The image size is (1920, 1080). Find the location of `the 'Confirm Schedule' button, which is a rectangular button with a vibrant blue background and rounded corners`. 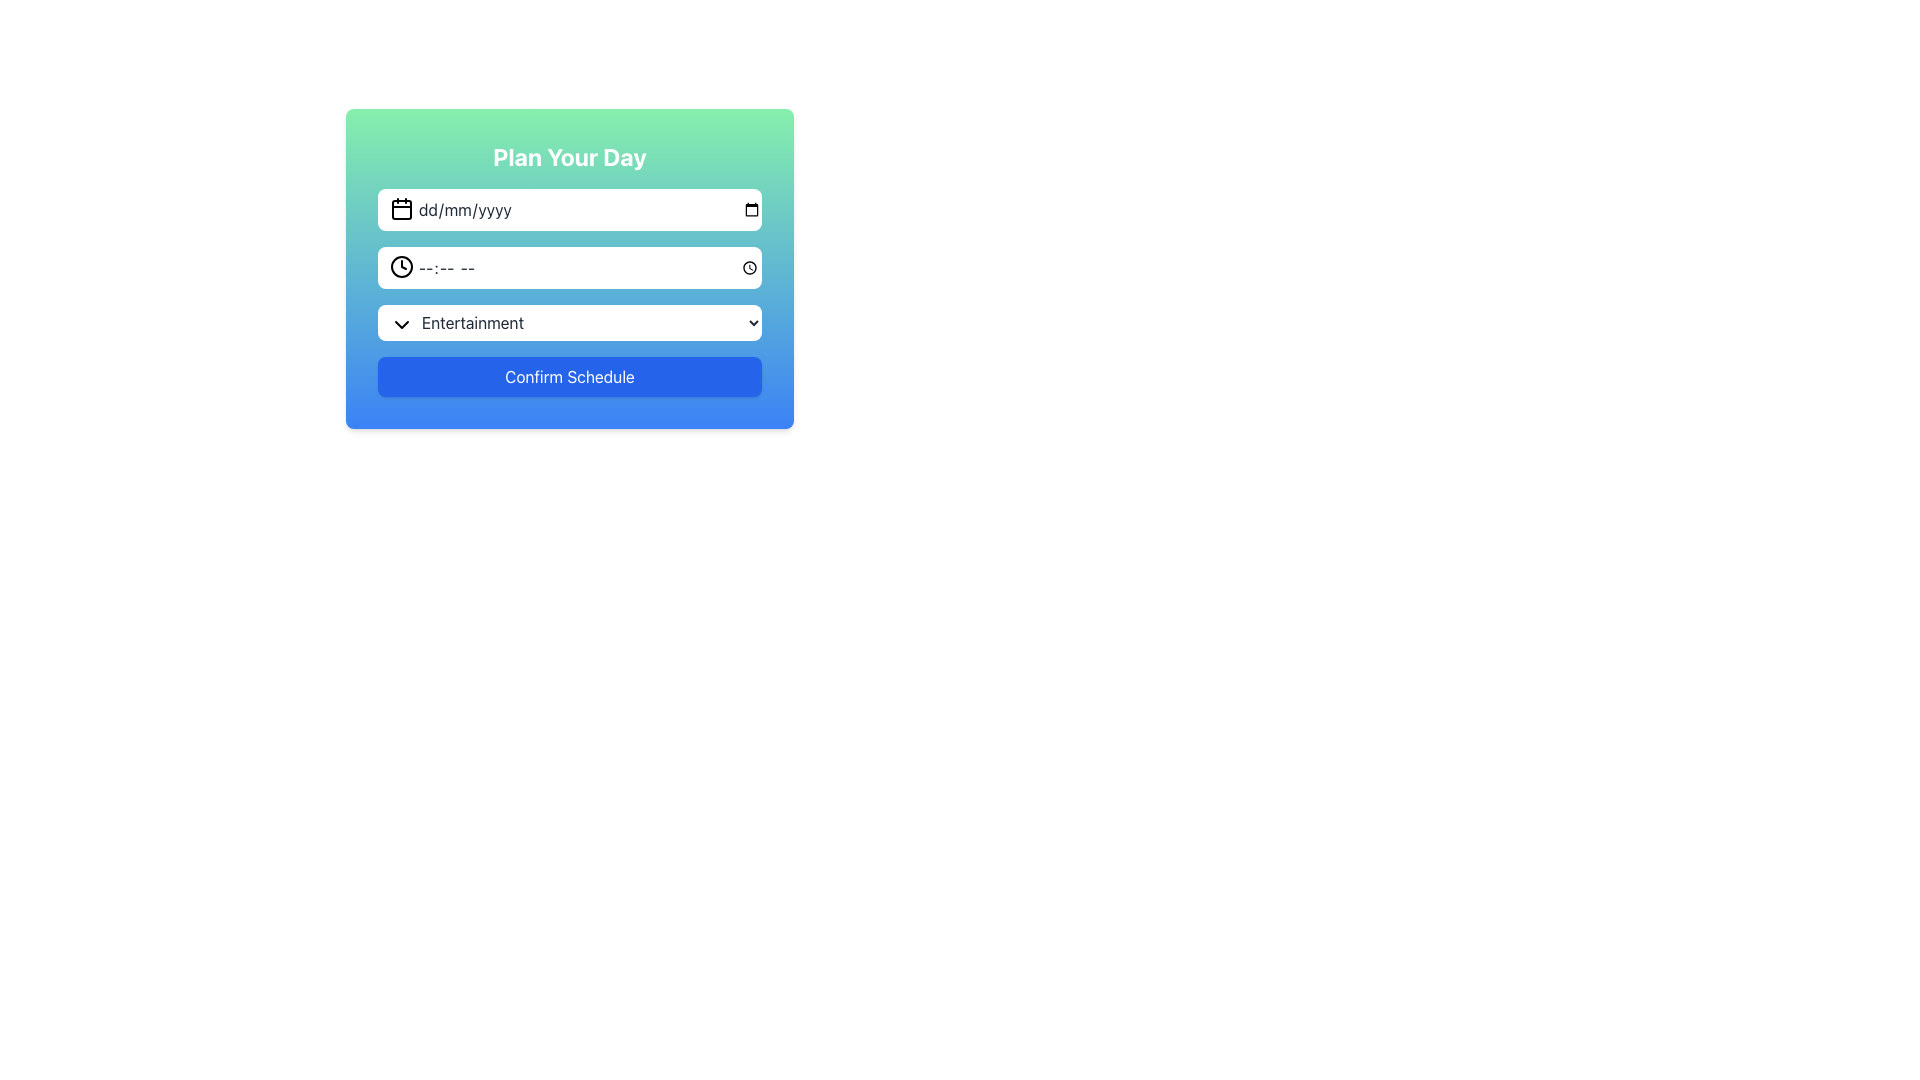

the 'Confirm Schedule' button, which is a rectangular button with a vibrant blue background and rounded corners is located at coordinates (569, 377).